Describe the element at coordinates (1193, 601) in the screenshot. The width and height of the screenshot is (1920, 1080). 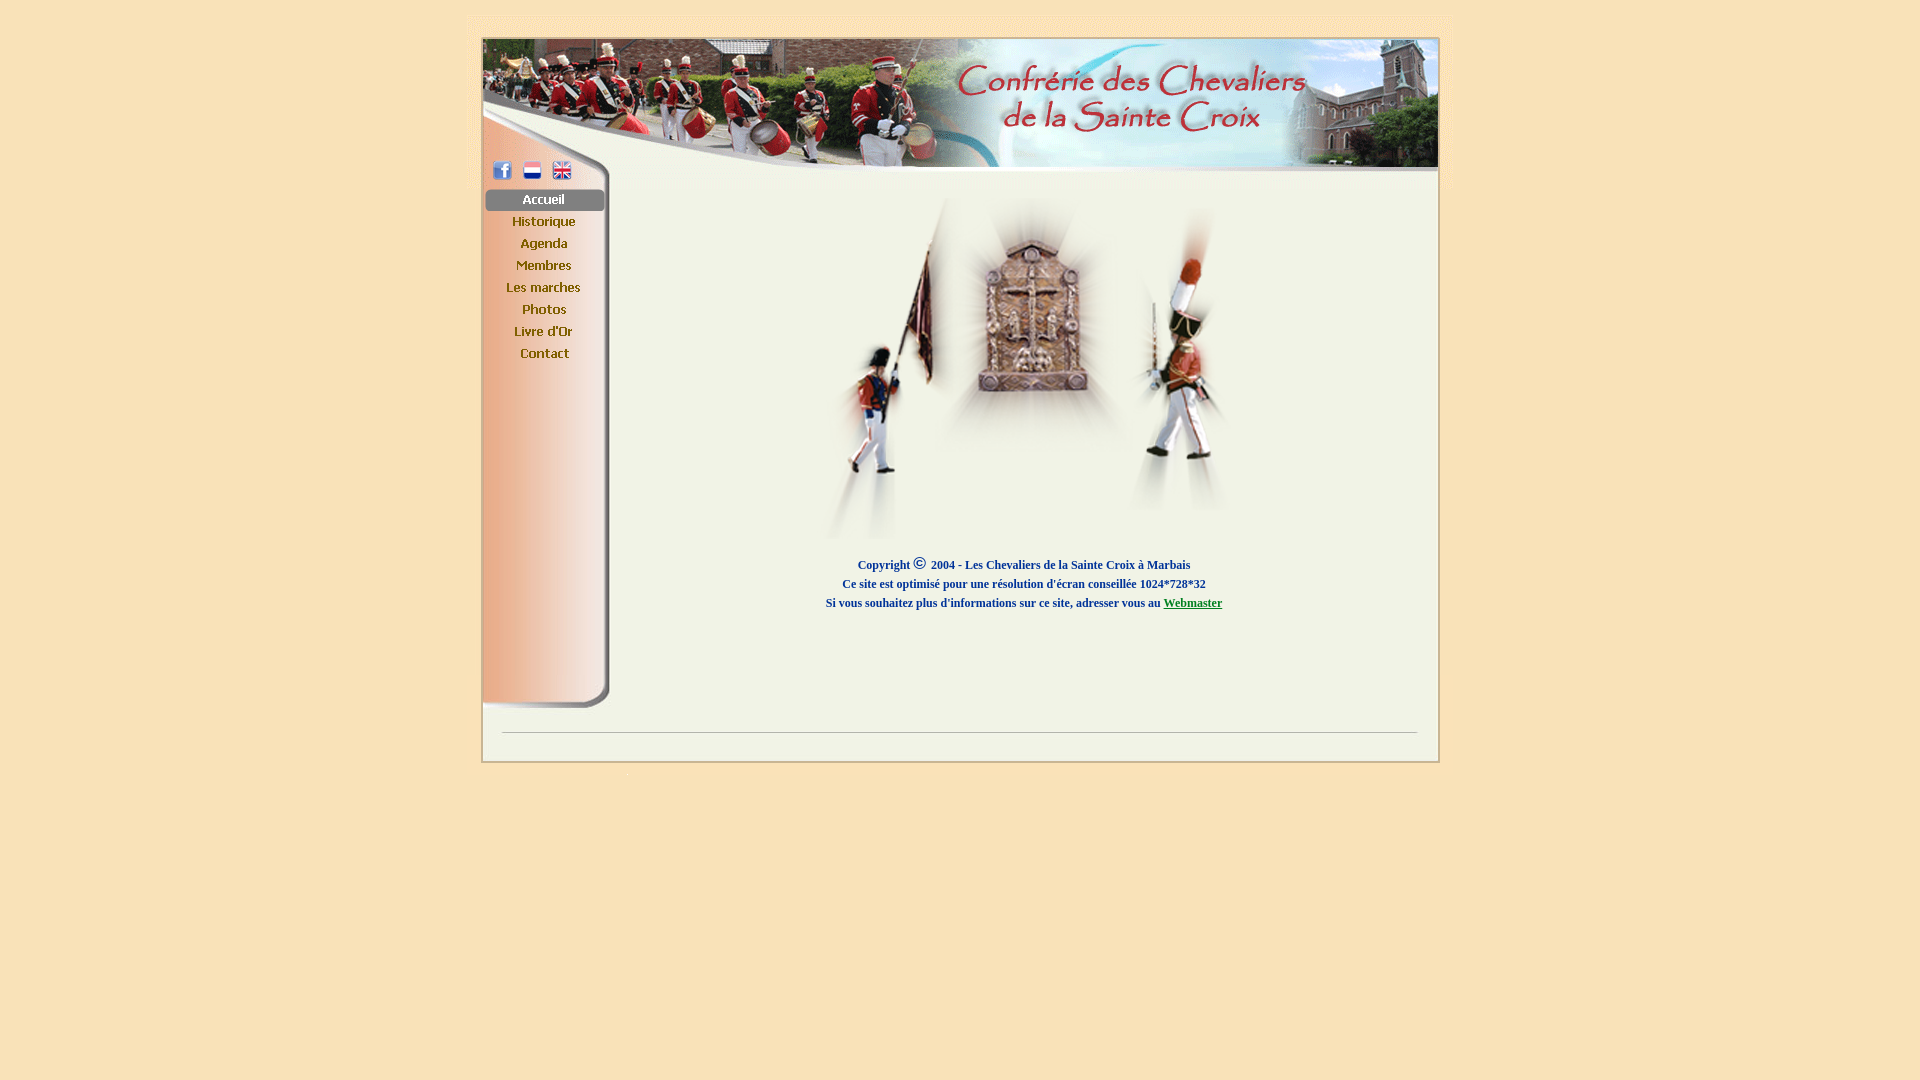
I see `'Webmaster'` at that location.